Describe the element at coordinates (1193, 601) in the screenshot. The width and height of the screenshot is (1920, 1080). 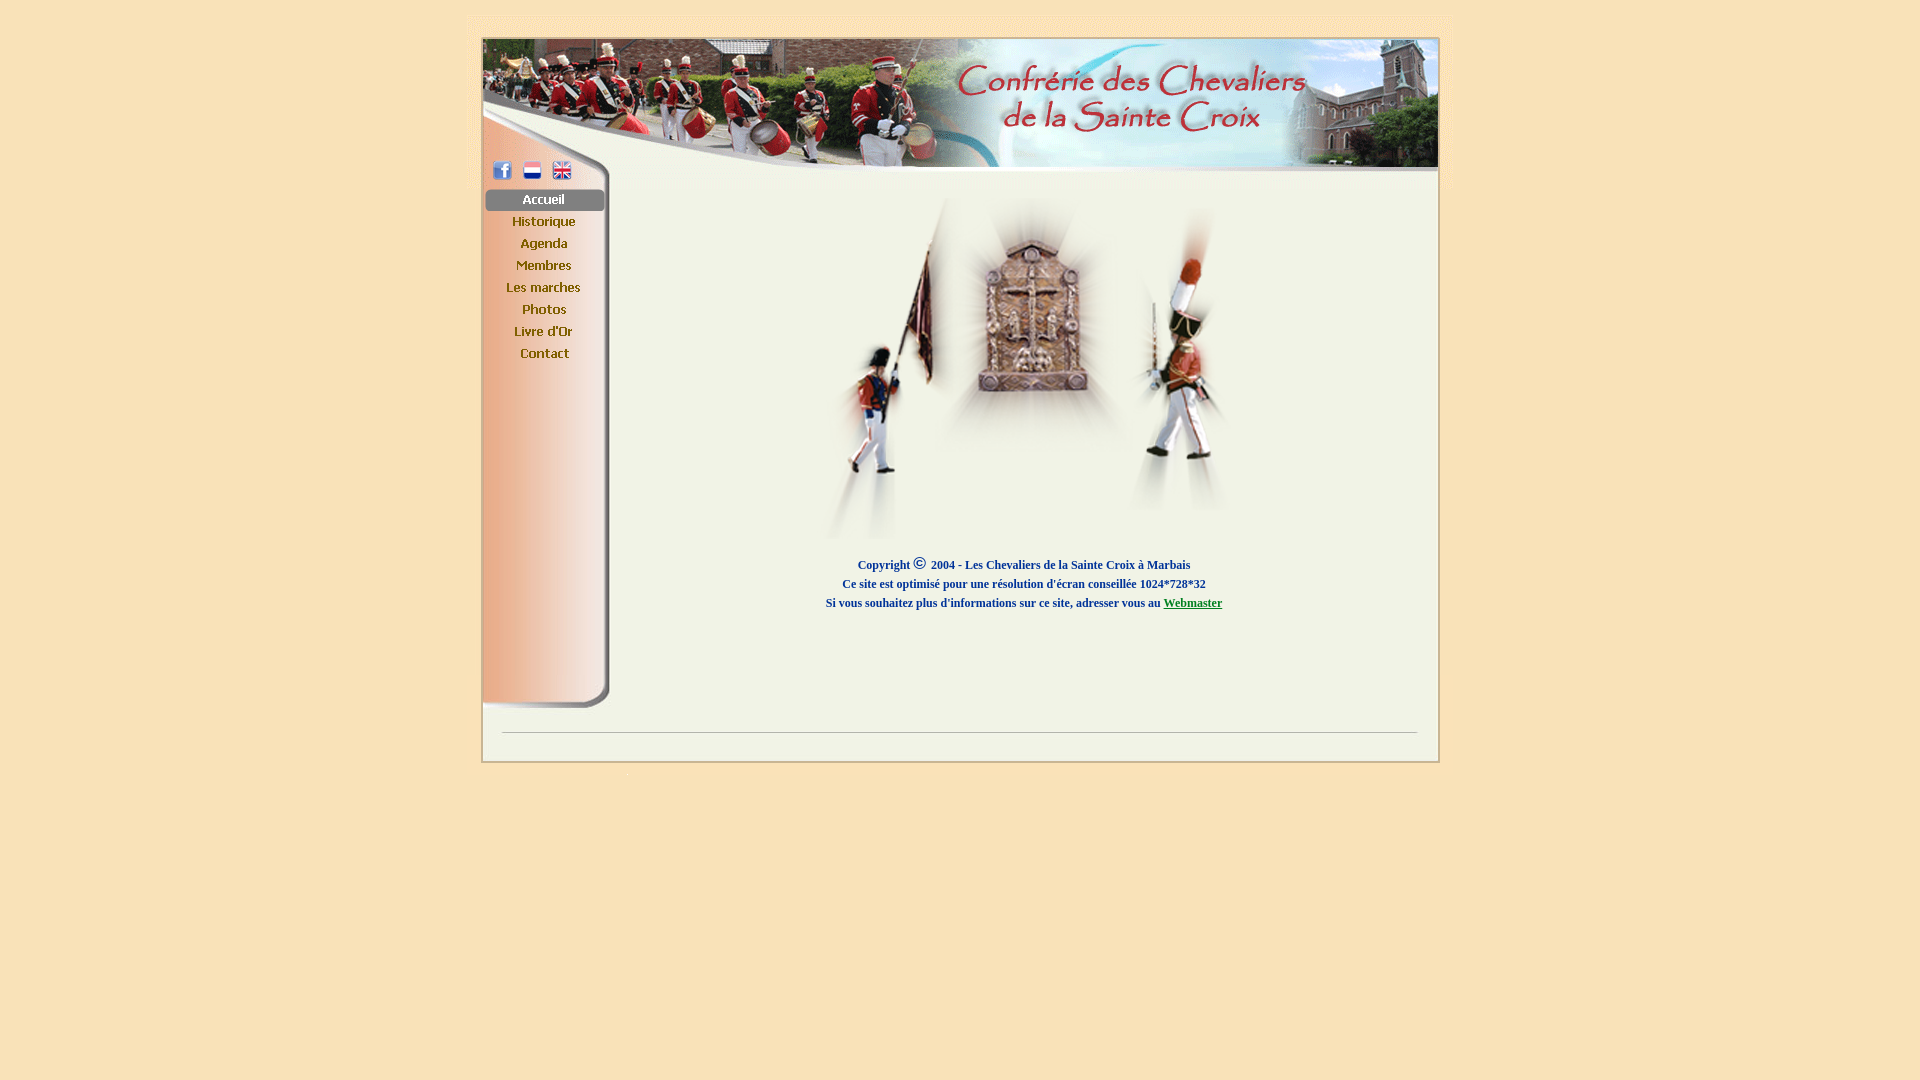
I see `'Webmaster'` at that location.